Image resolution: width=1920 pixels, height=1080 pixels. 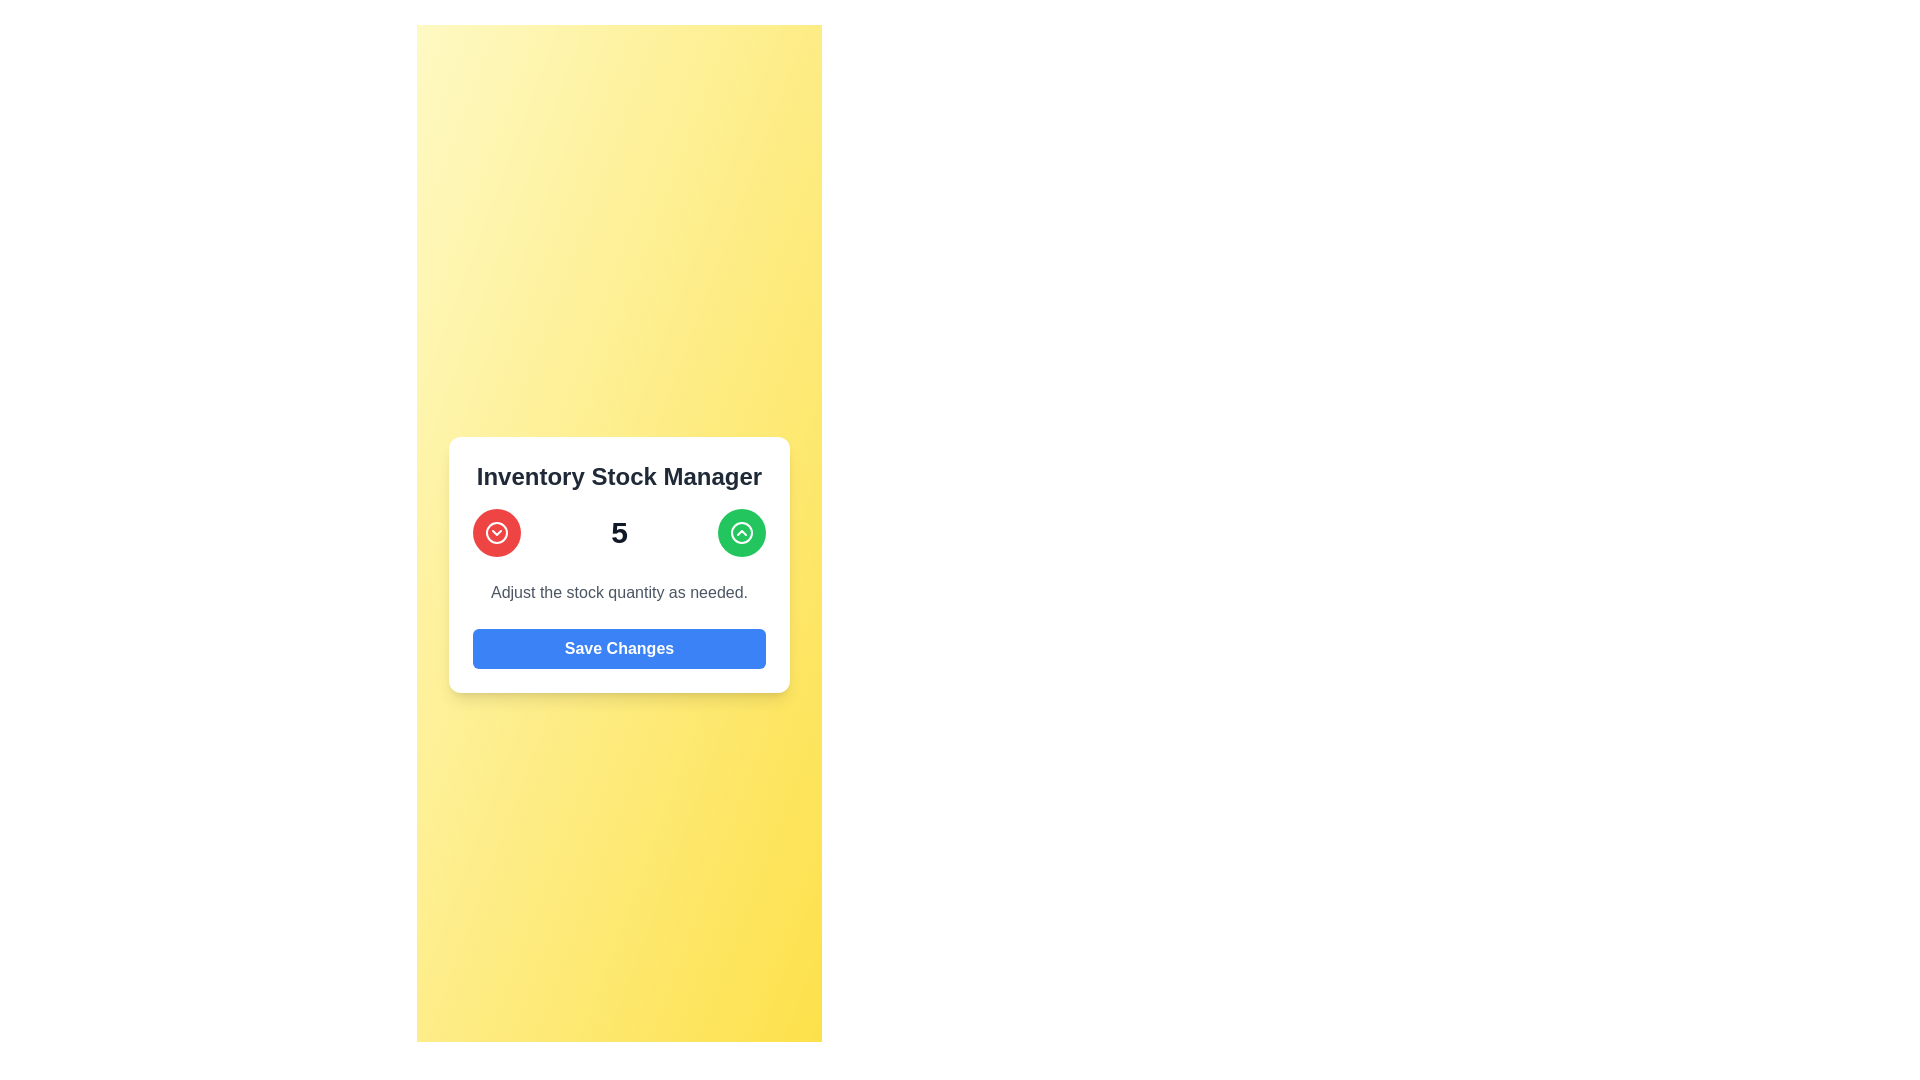 I want to click on the prominently displayed number '5' in the stock adjustment interface, which is styled in bold, dark font and positioned at the center of the Inventory Stock Manager card, so click(x=618, y=531).